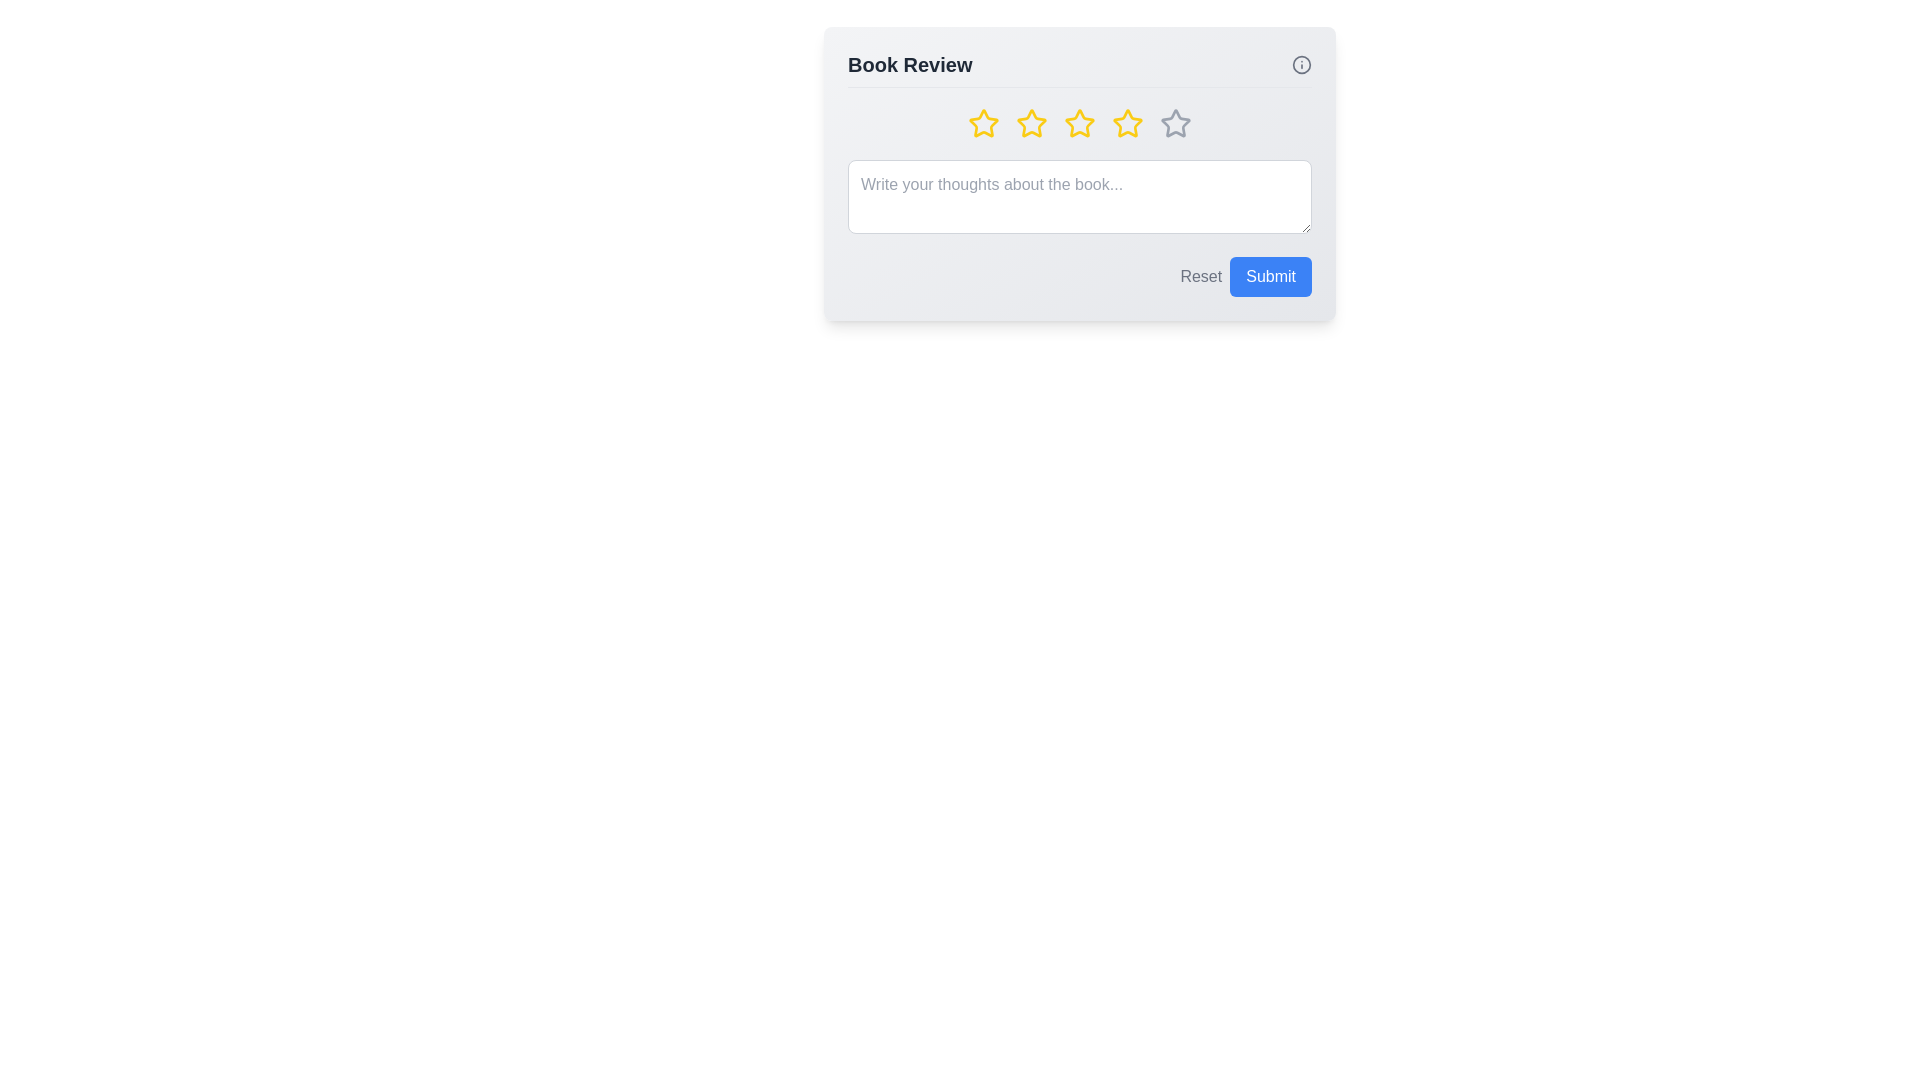 The width and height of the screenshot is (1920, 1080). Describe the element at coordinates (1176, 123) in the screenshot. I see `the star corresponding to 5 to preview the rating` at that location.